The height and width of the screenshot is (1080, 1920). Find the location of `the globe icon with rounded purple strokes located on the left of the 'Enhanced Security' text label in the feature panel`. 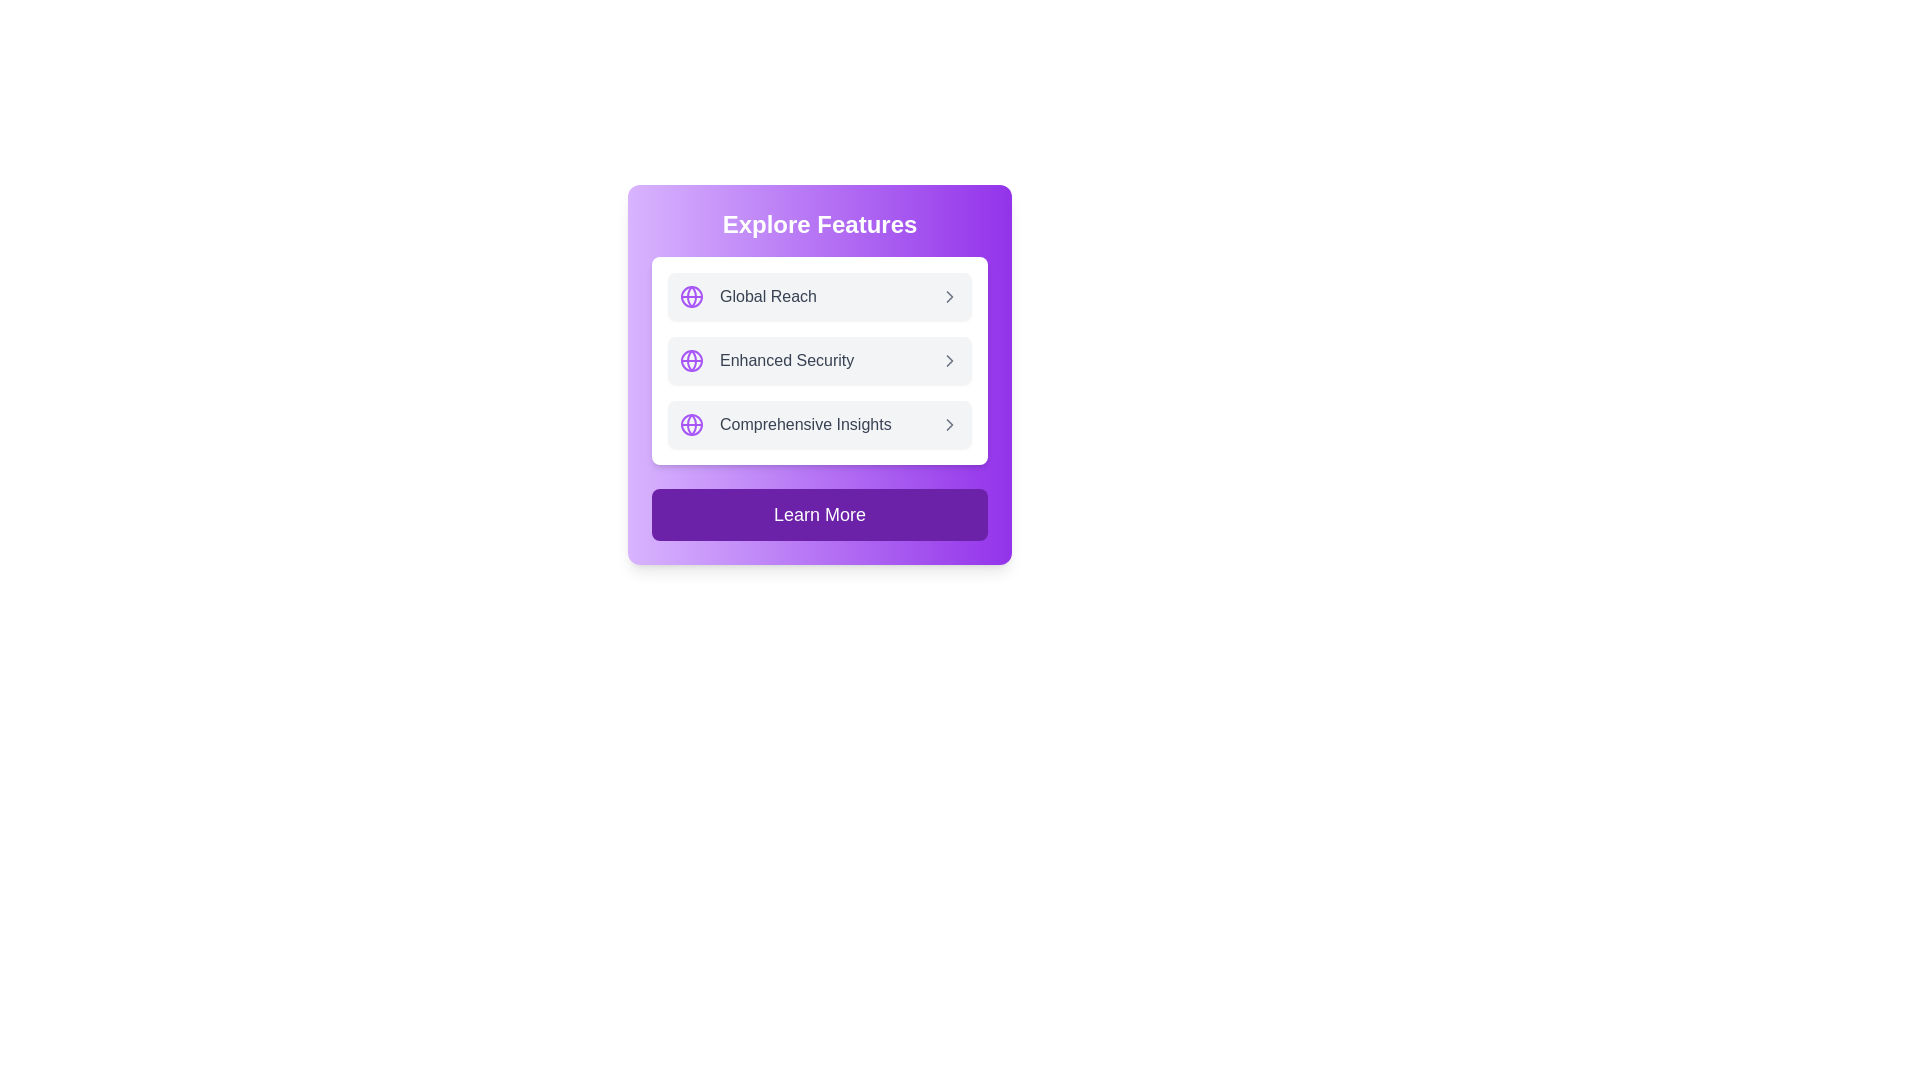

the globe icon with rounded purple strokes located on the left of the 'Enhanced Security' text label in the feature panel is located at coordinates (691, 361).